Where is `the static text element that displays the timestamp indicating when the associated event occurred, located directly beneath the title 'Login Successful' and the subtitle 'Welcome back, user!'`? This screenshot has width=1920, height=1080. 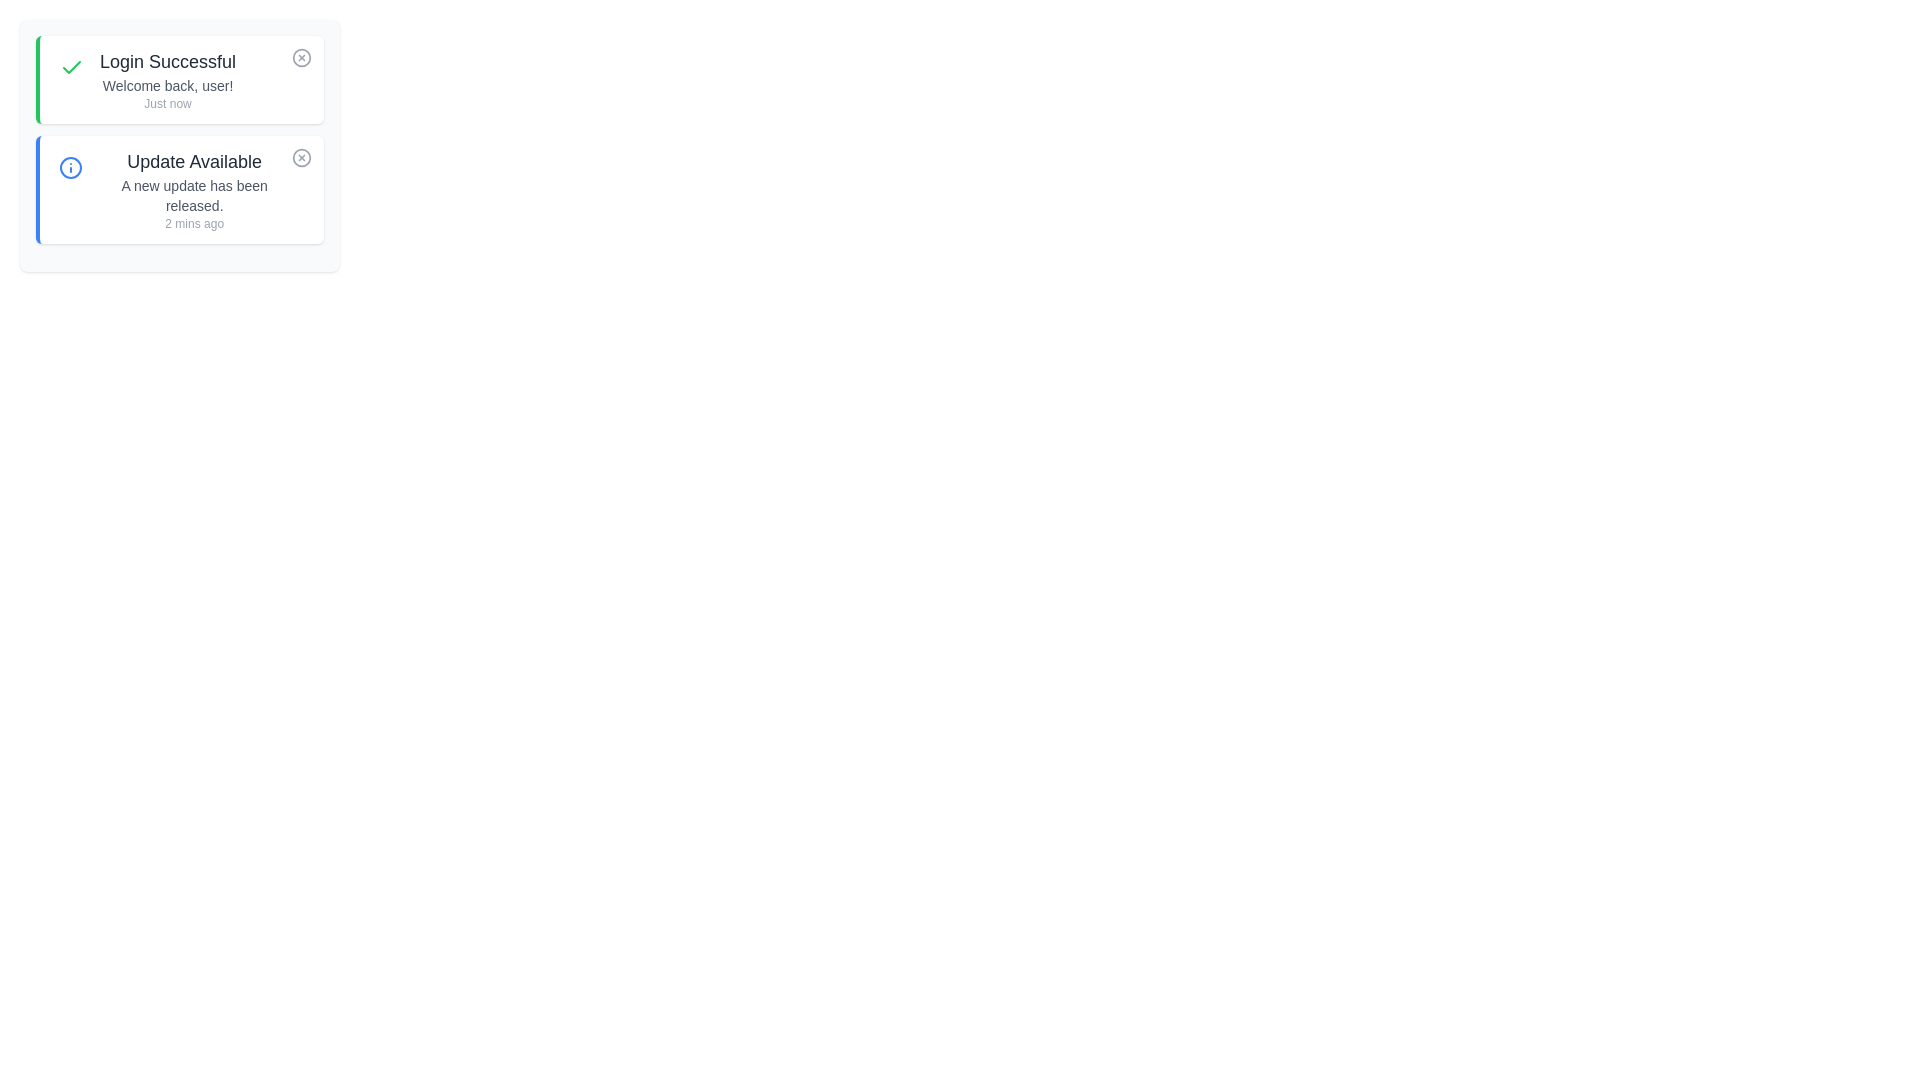 the static text element that displays the timestamp indicating when the associated event occurred, located directly beneath the title 'Login Successful' and the subtitle 'Welcome back, user!' is located at coordinates (168, 104).